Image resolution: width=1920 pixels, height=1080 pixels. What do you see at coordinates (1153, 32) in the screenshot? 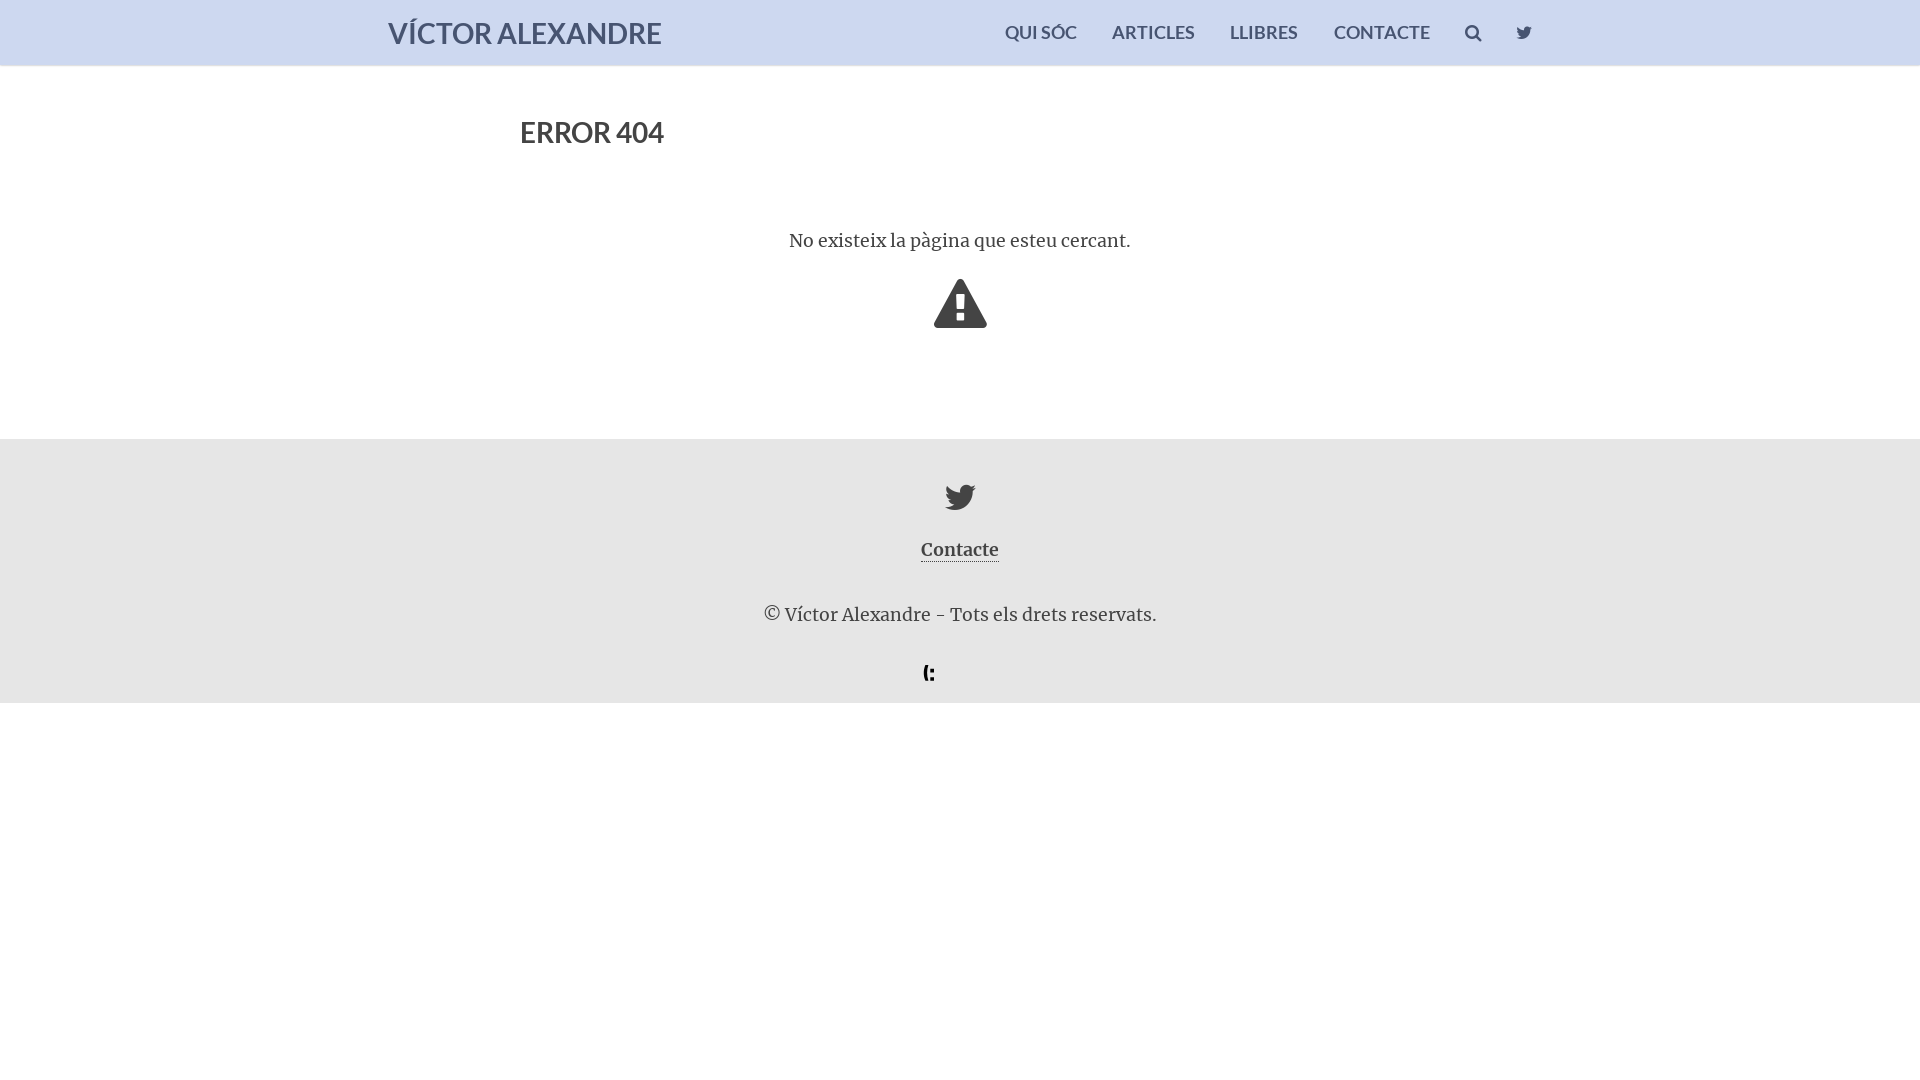
I see `'ARTICLES'` at bounding box center [1153, 32].